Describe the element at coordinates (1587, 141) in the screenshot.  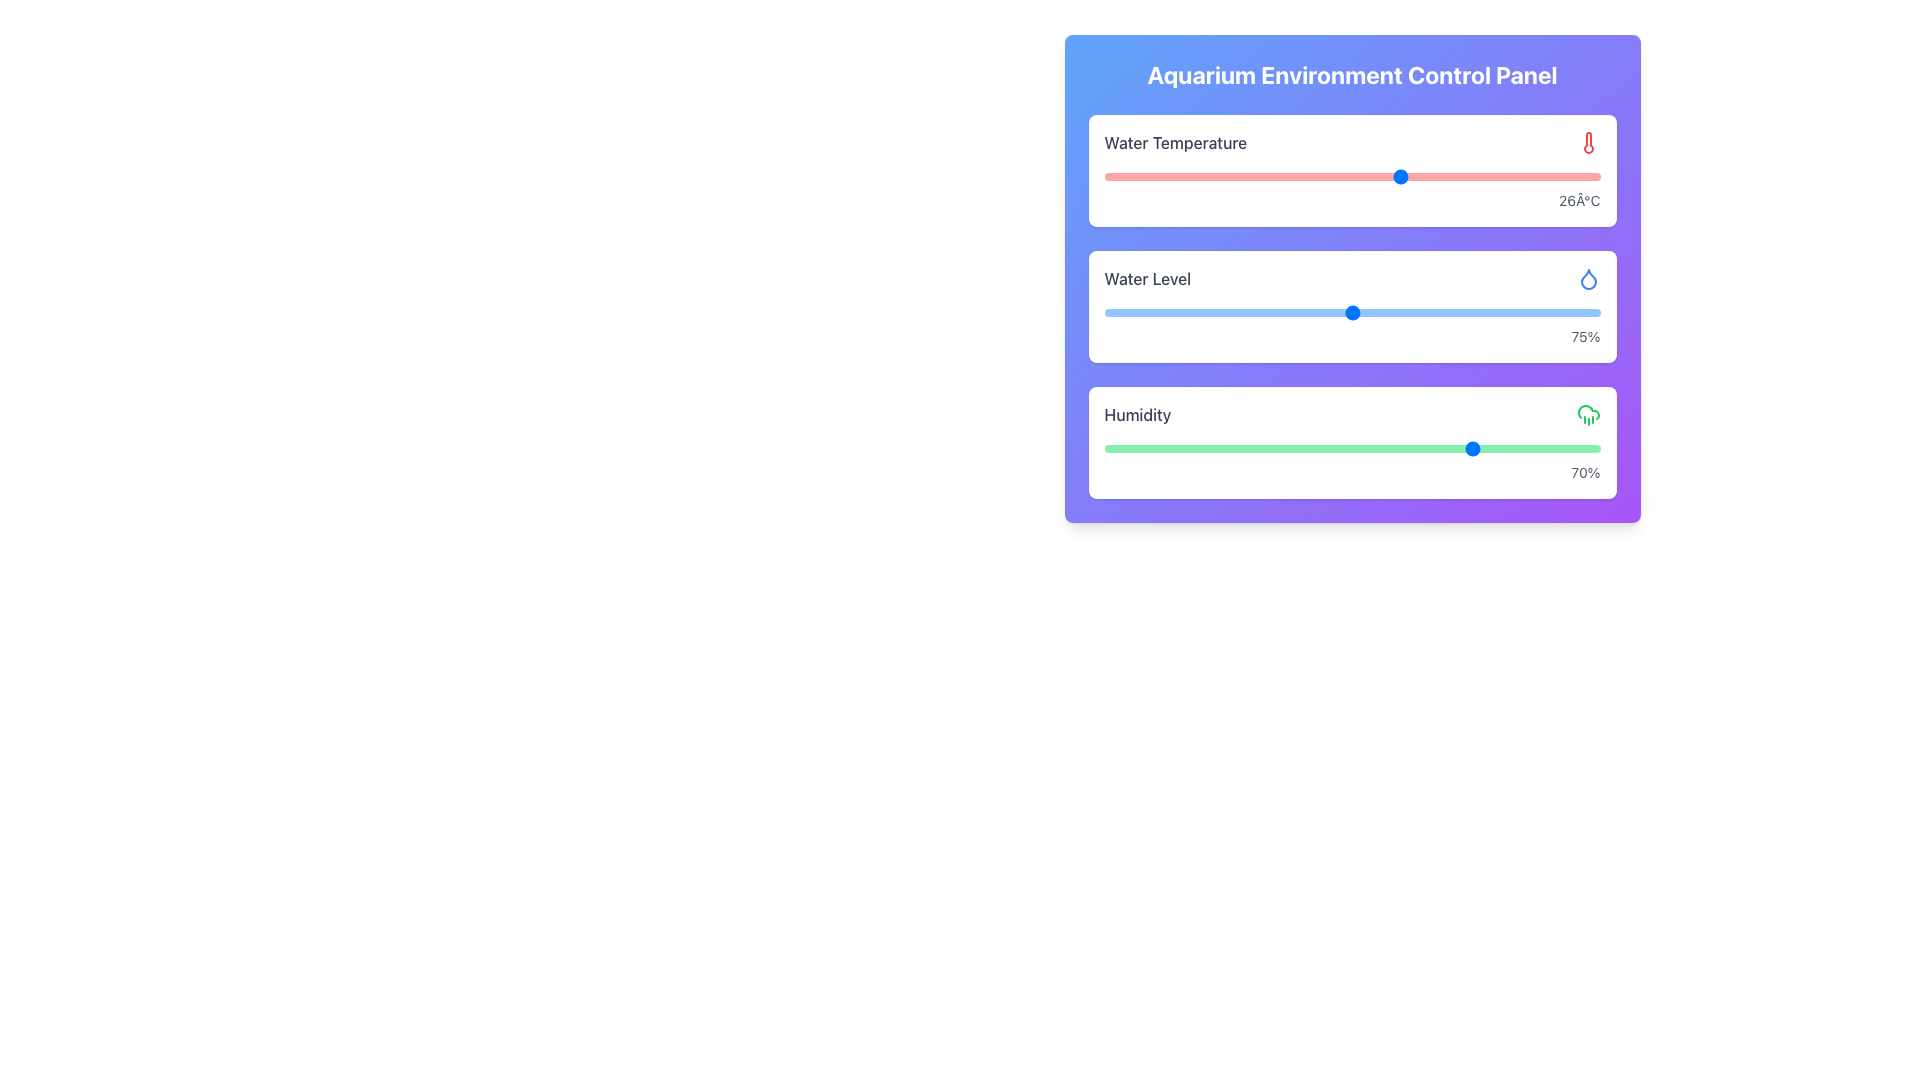
I see `the water temperature icon located on the far right of the 'Water Temperature' section in the 'Aquarium Environment Control Panel'` at that location.